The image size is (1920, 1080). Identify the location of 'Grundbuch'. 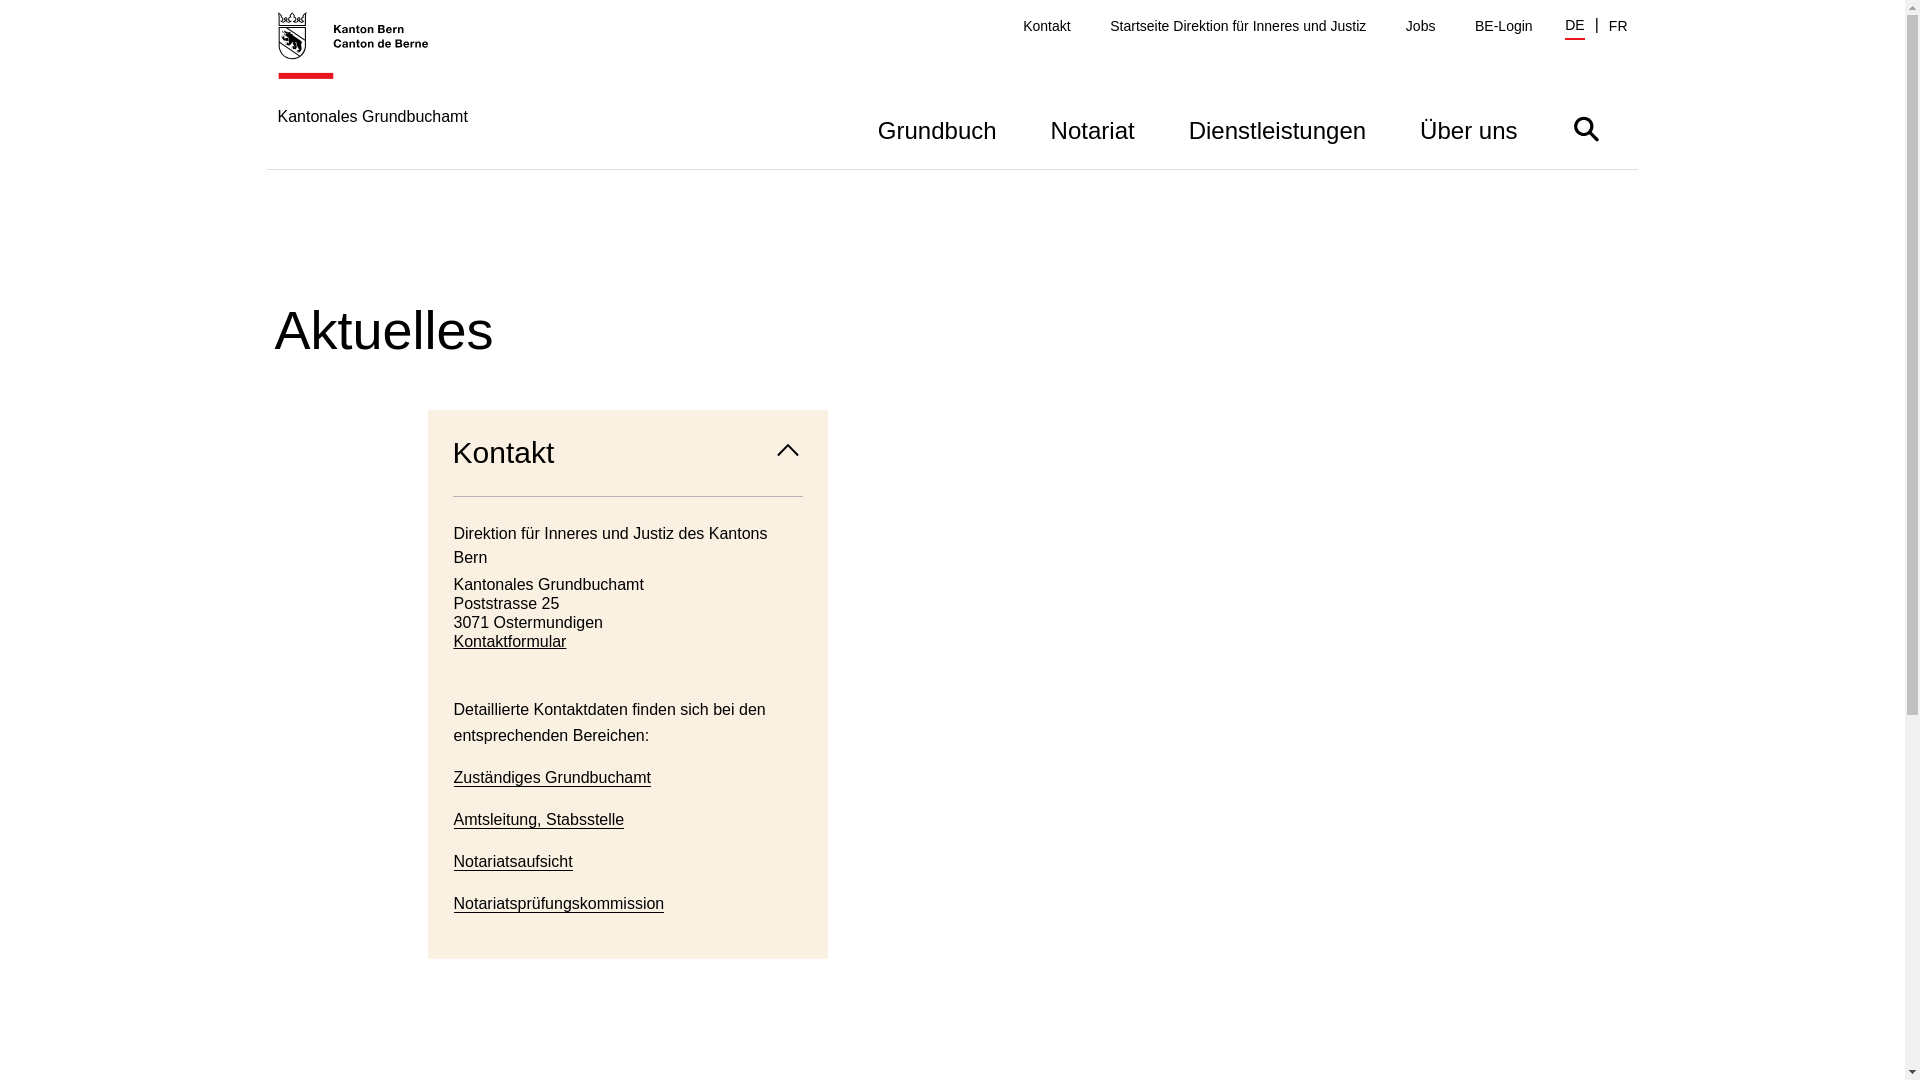
(936, 128).